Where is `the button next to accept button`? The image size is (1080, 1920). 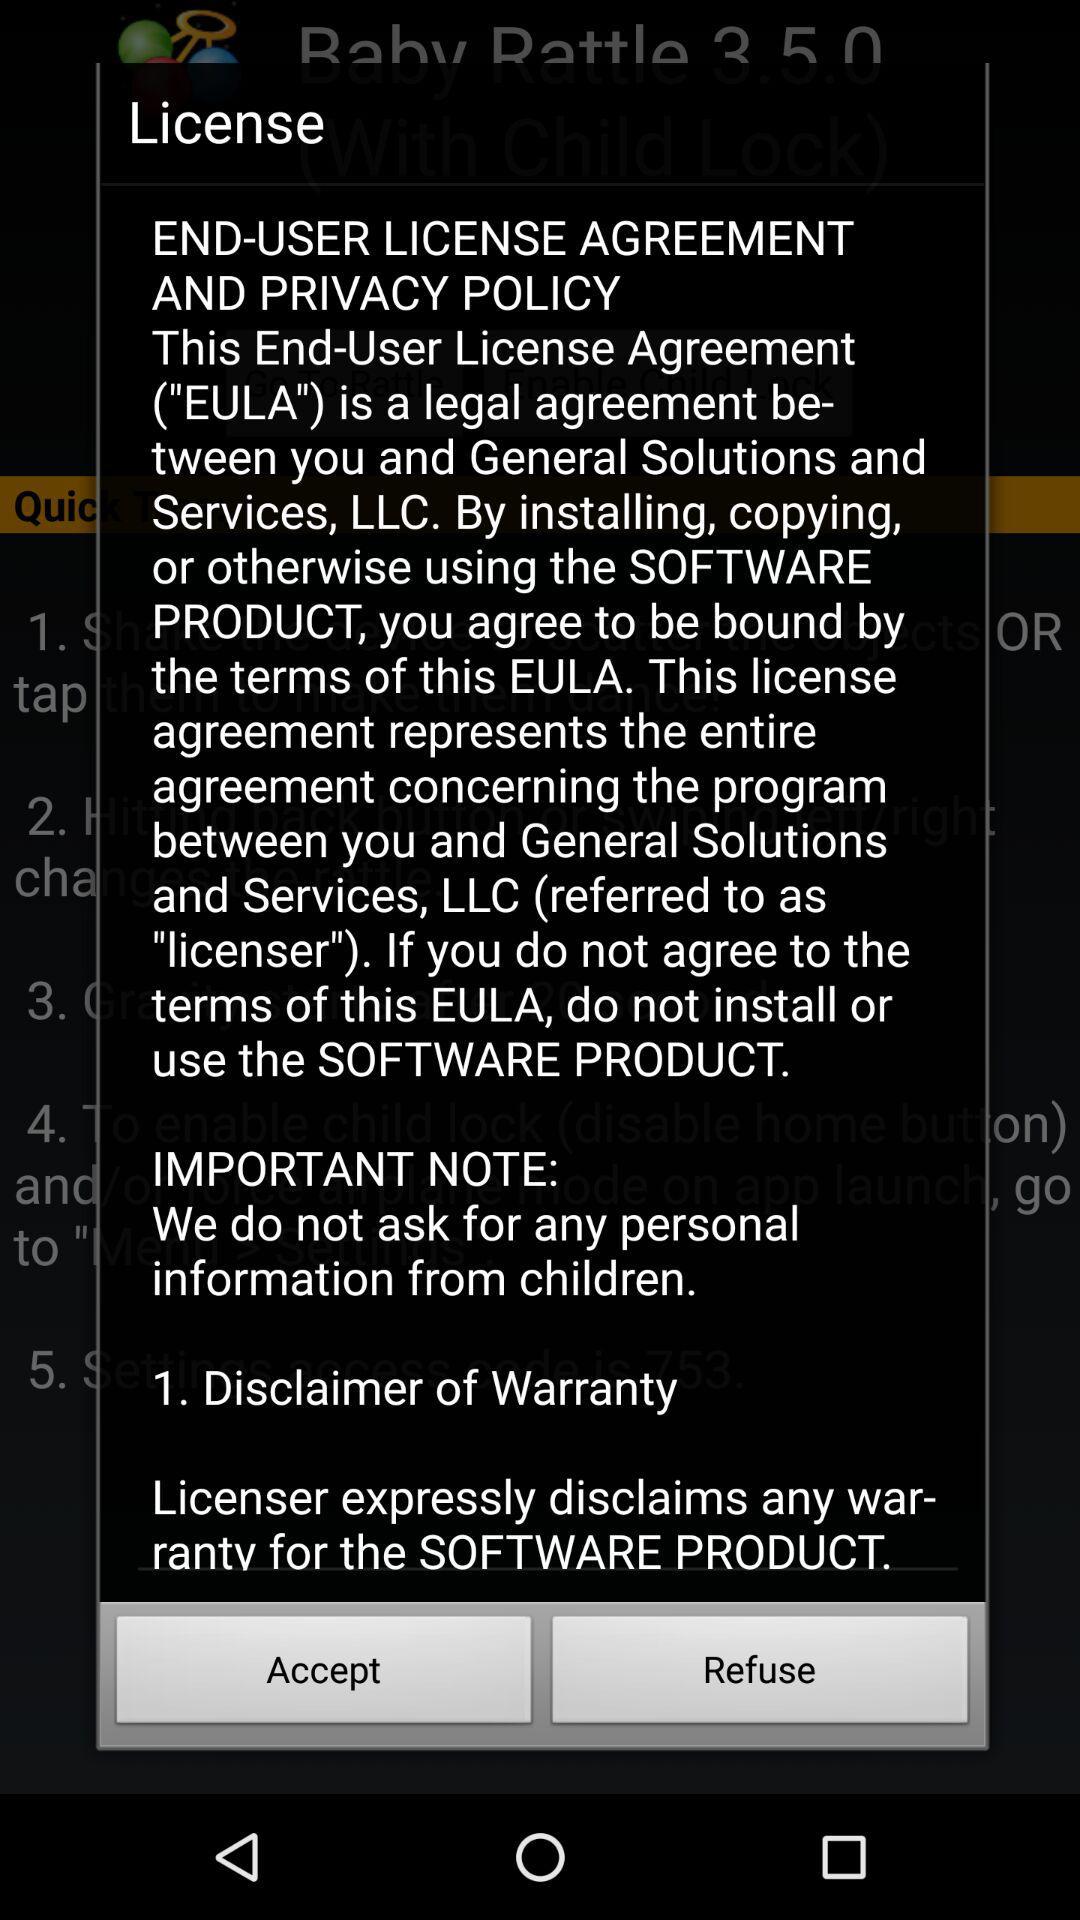 the button next to accept button is located at coordinates (760, 1675).